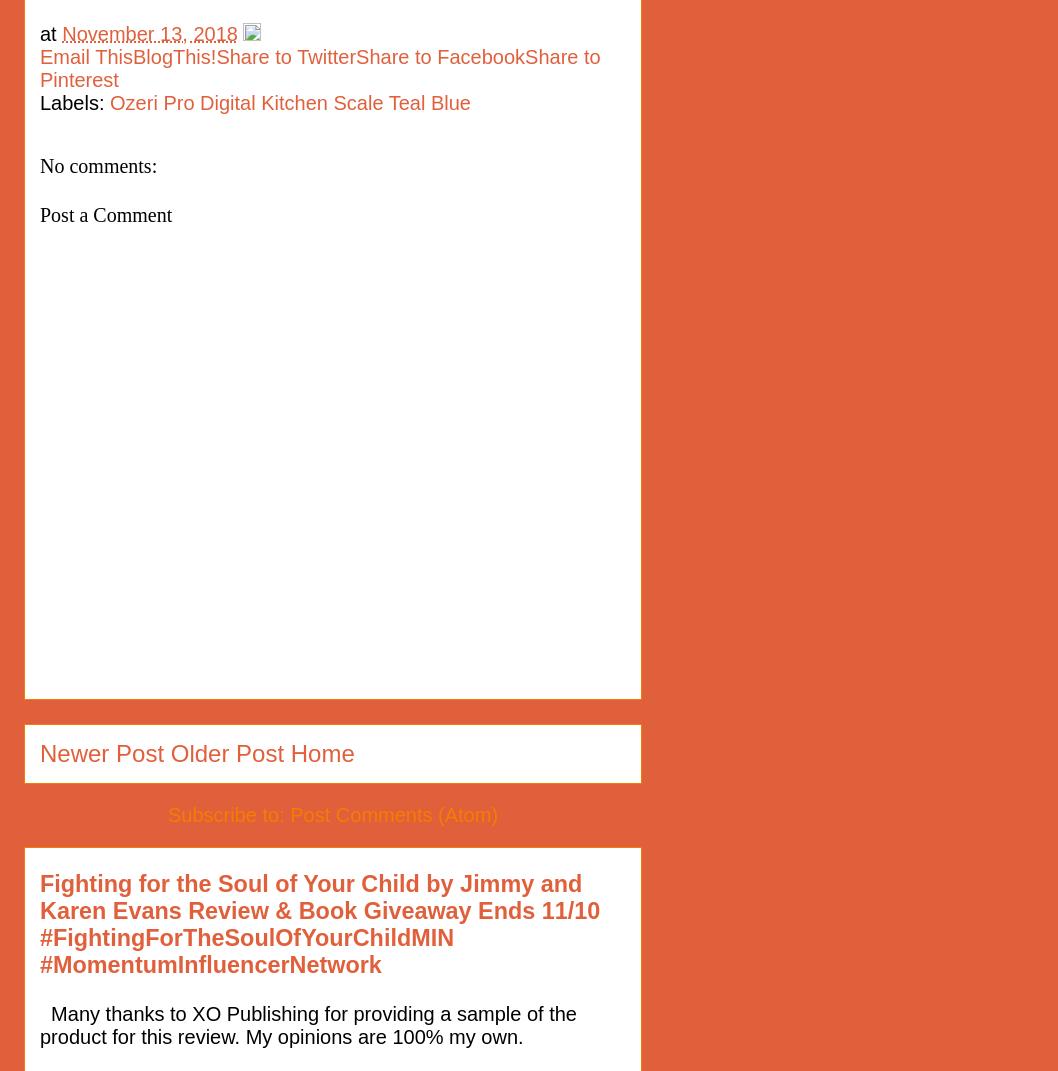 The image size is (1058, 1071). What do you see at coordinates (288, 101) in the screenshot?
I see `'Ozeri Pro Digital Kitchen Scale Teal Blue'` at bounding box center [288, 101].